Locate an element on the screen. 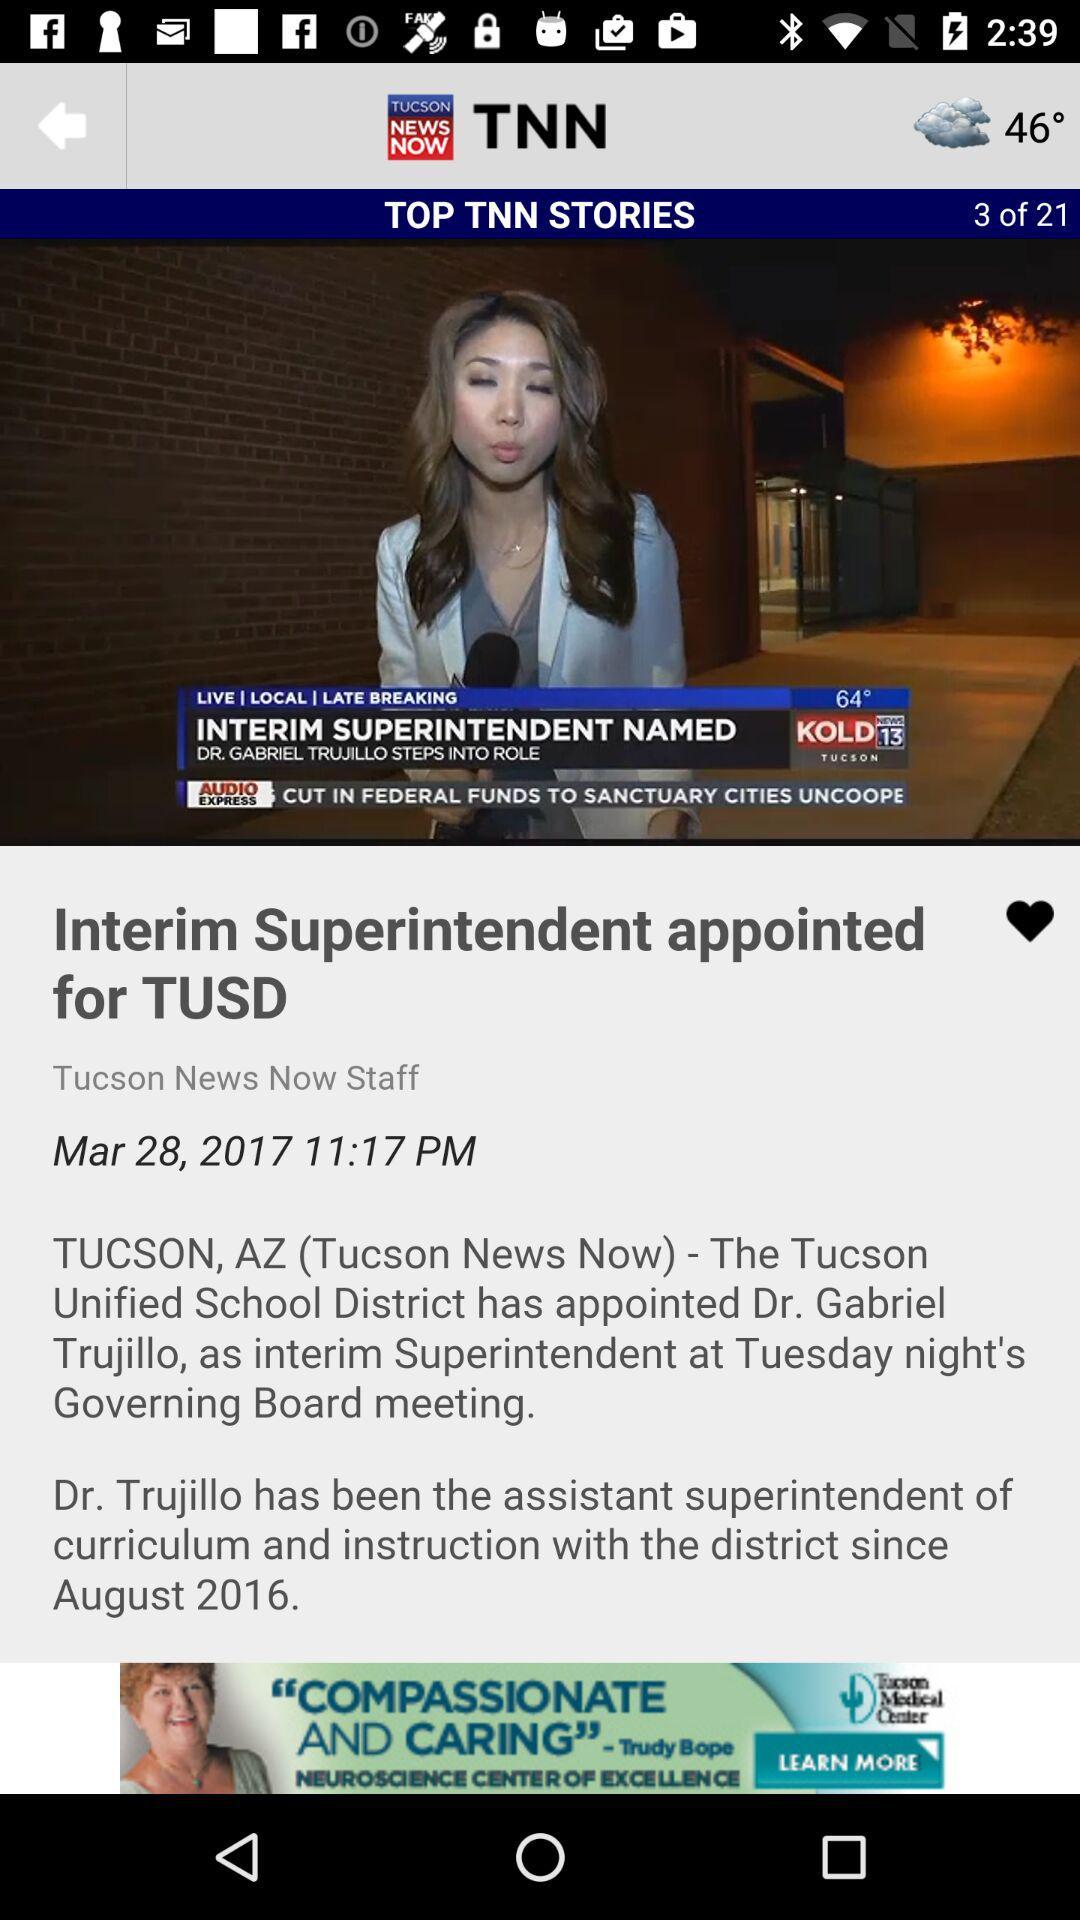  back to previous menu is located at coordinates (61, 124).